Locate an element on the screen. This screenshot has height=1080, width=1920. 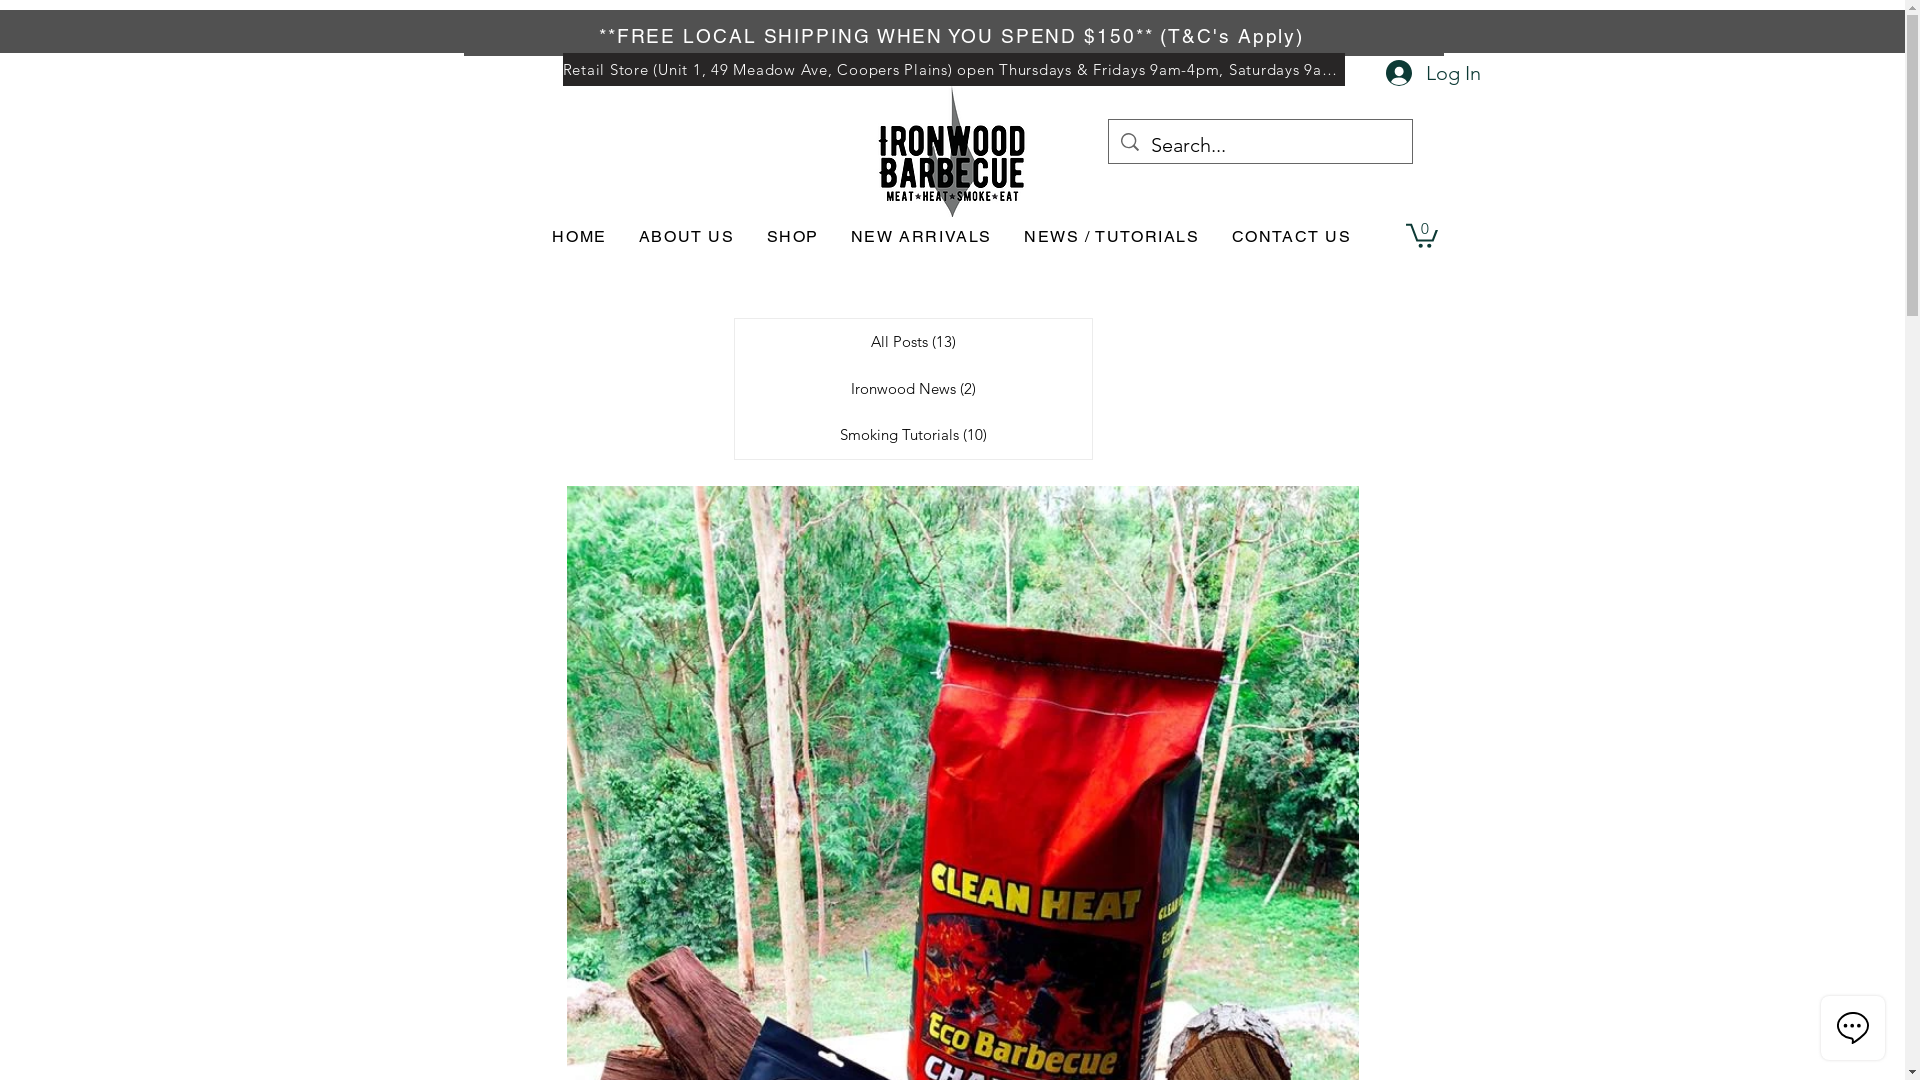
'Log In' is located at coordinates (1430, 72).